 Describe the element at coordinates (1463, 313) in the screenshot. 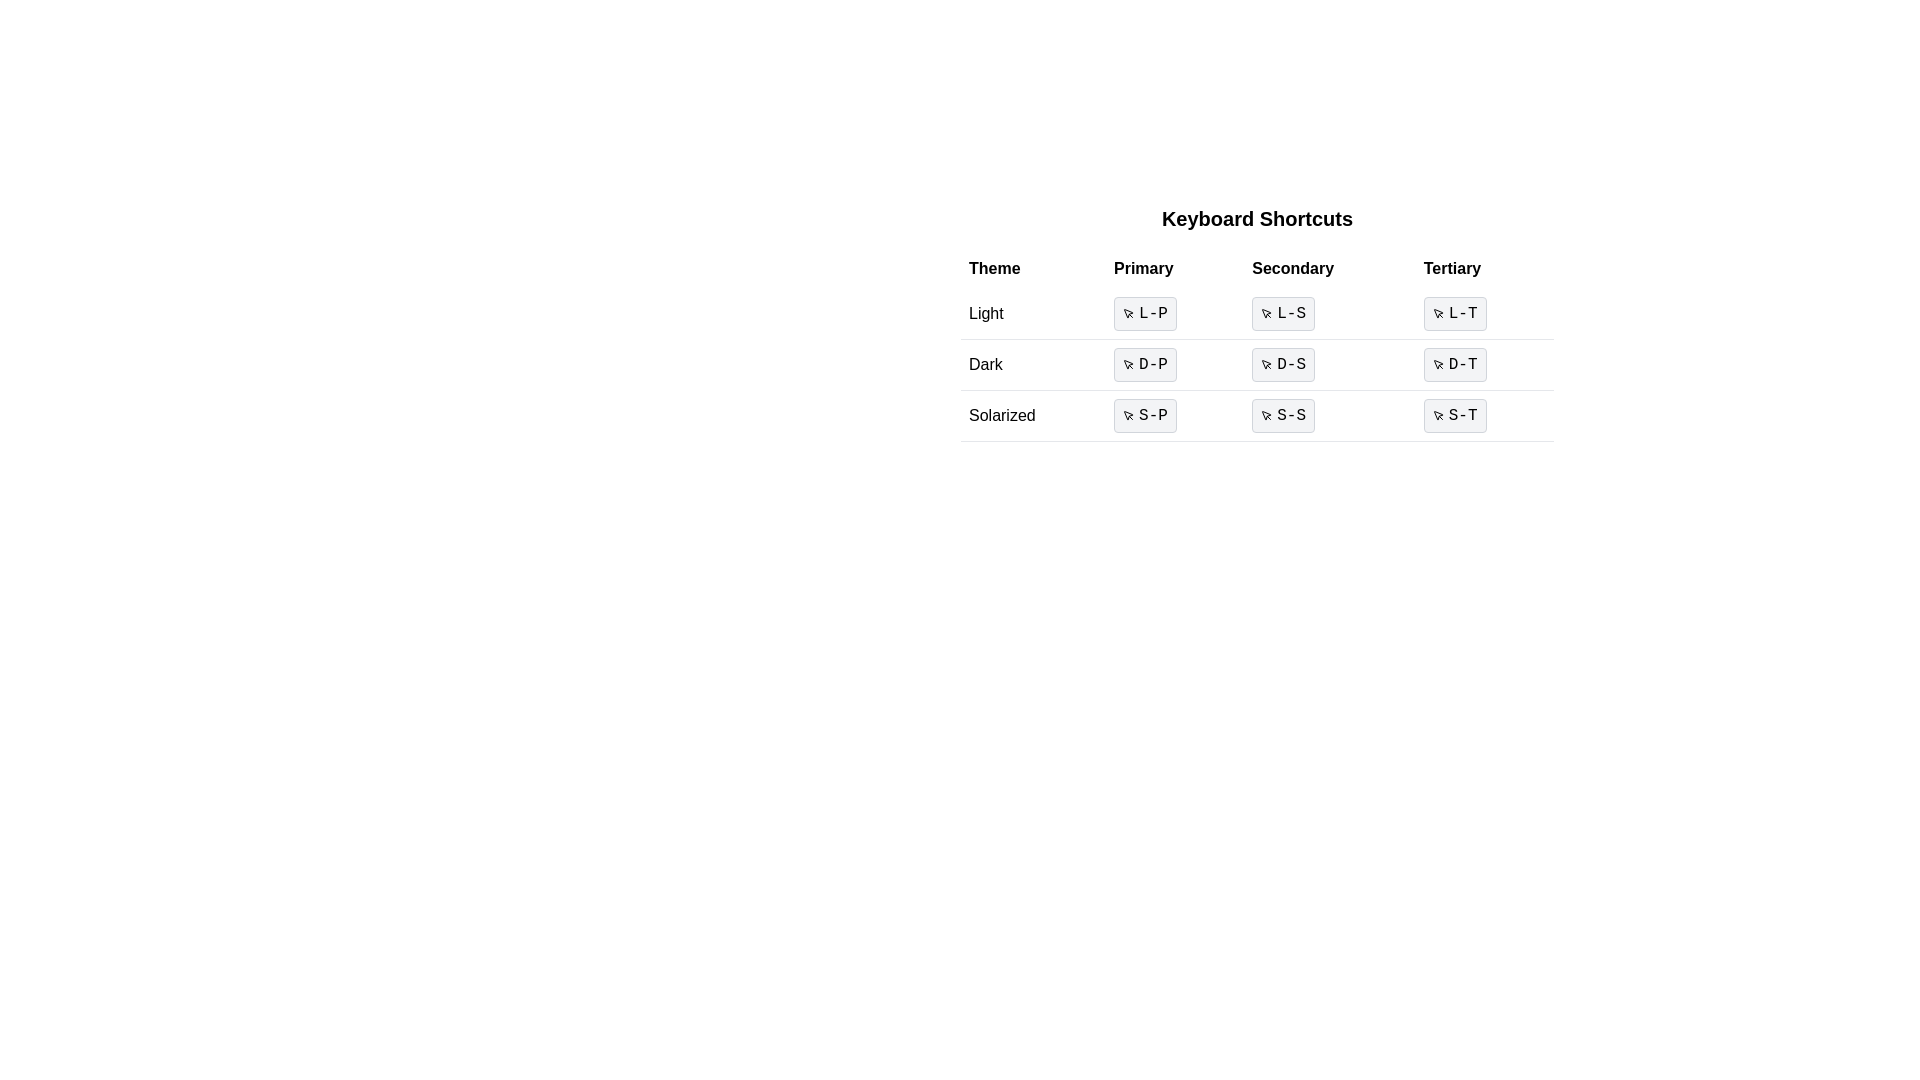

I see `text label 'L-T' located within the button component in the third column of the first row under the 'Tertiary' heading in the table structure` at that location.